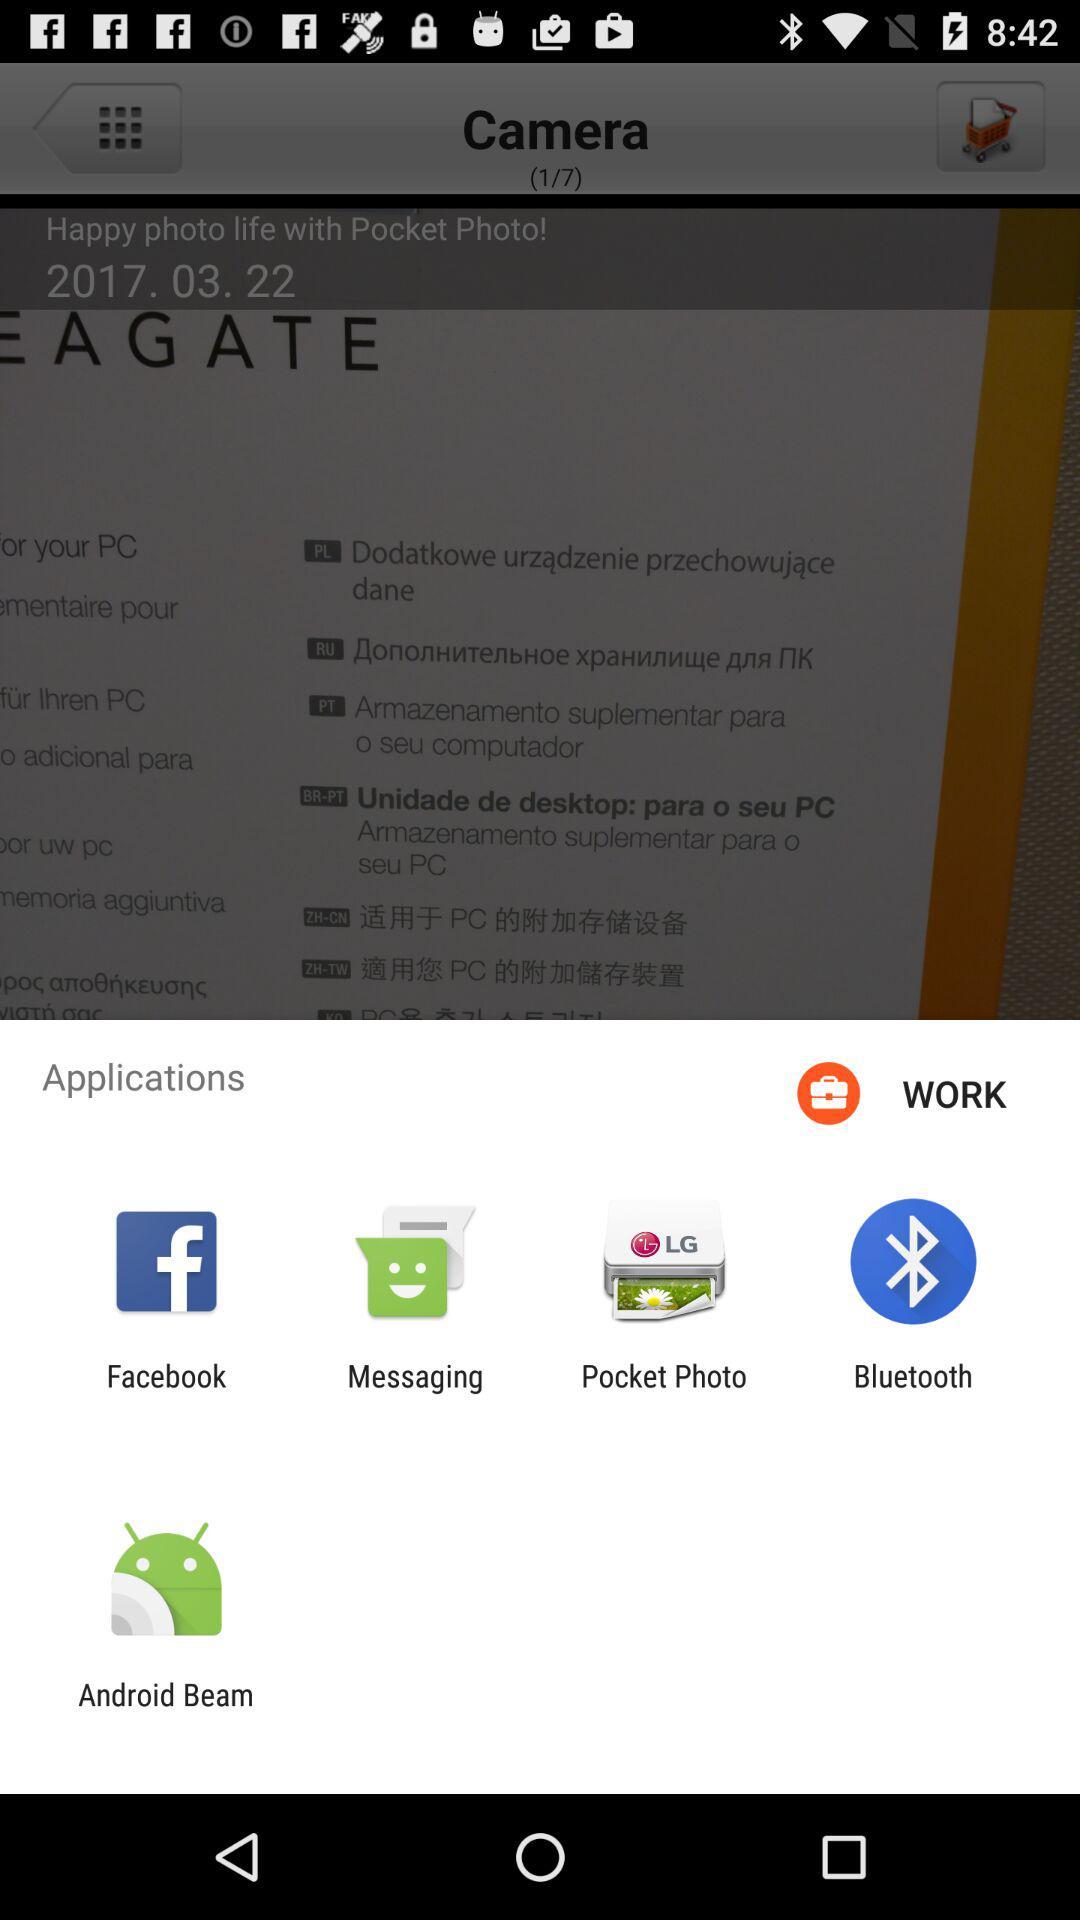 The height and width of the screenshot is (1920, 1080). Describe the element at coordinates (414, 1392) in the screenshot. I see `messaging icon` at that location.